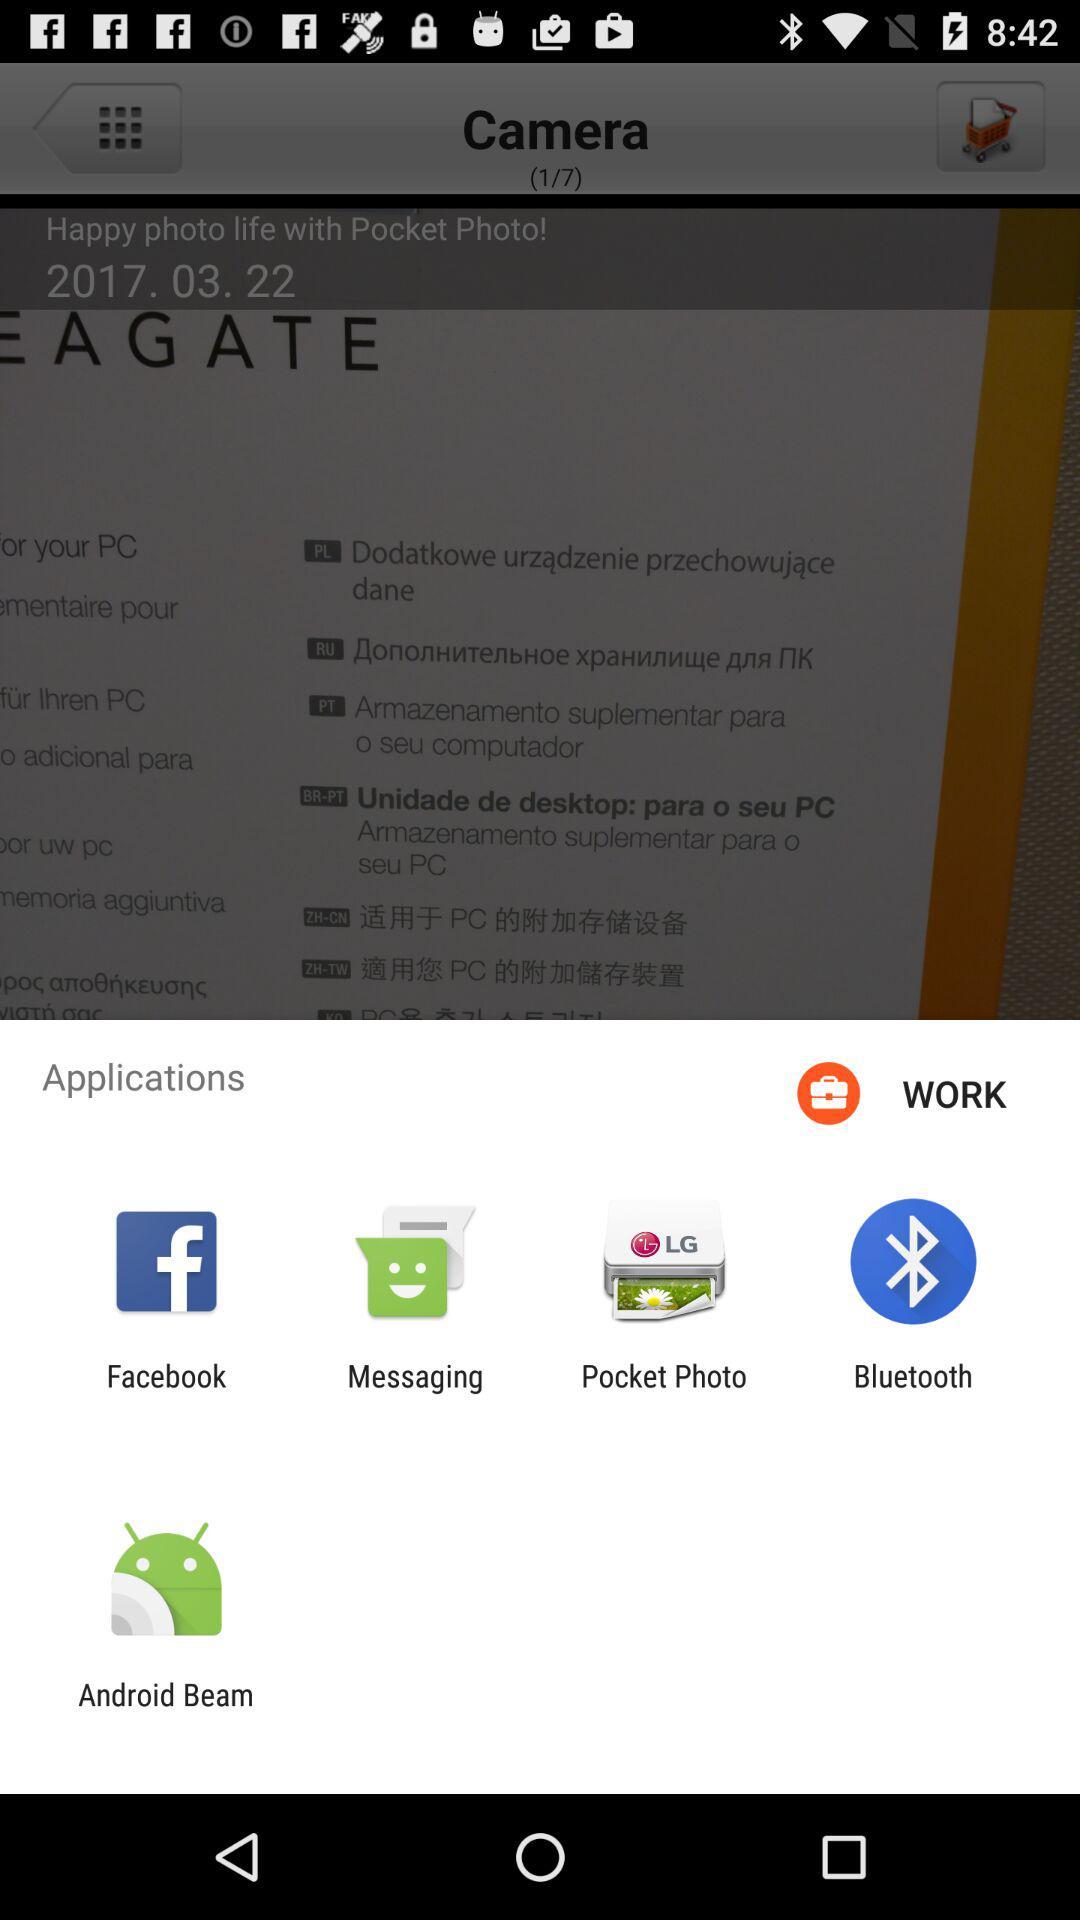 The height and width of the screenshot is (1920, 1080). Describe the element at coordinates (414, 1392) in the screenshot. I see `messaging icon` at that location.